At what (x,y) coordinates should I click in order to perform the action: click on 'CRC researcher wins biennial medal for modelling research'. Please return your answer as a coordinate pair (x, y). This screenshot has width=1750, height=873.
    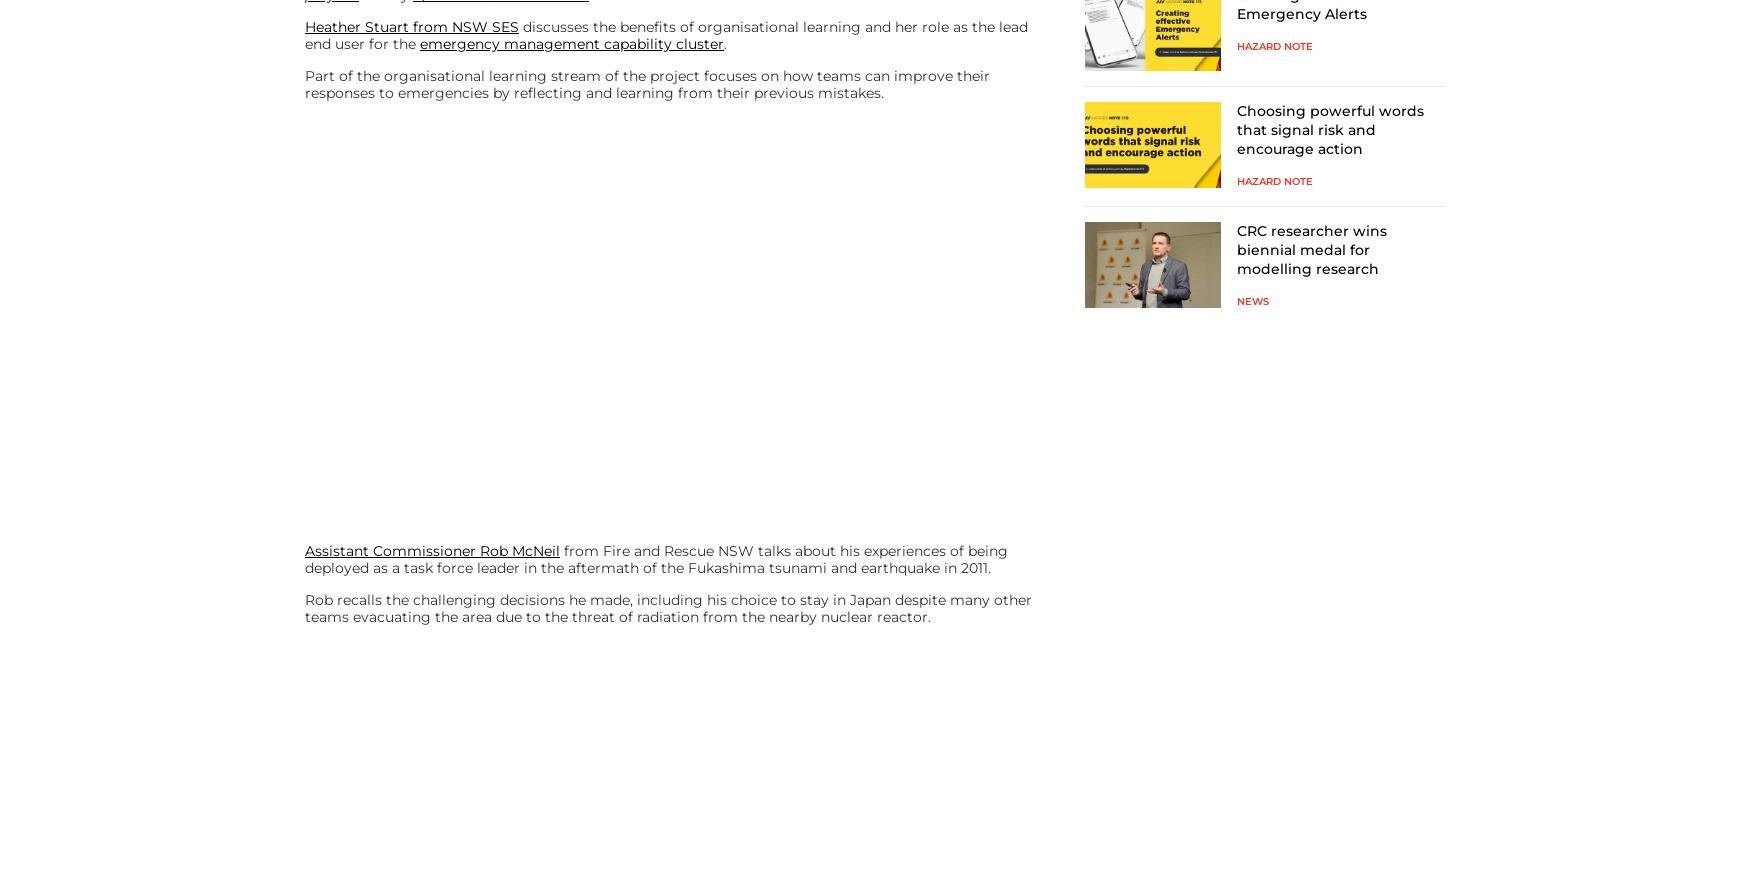
    Looking at the image, I should click on (1310, 249).